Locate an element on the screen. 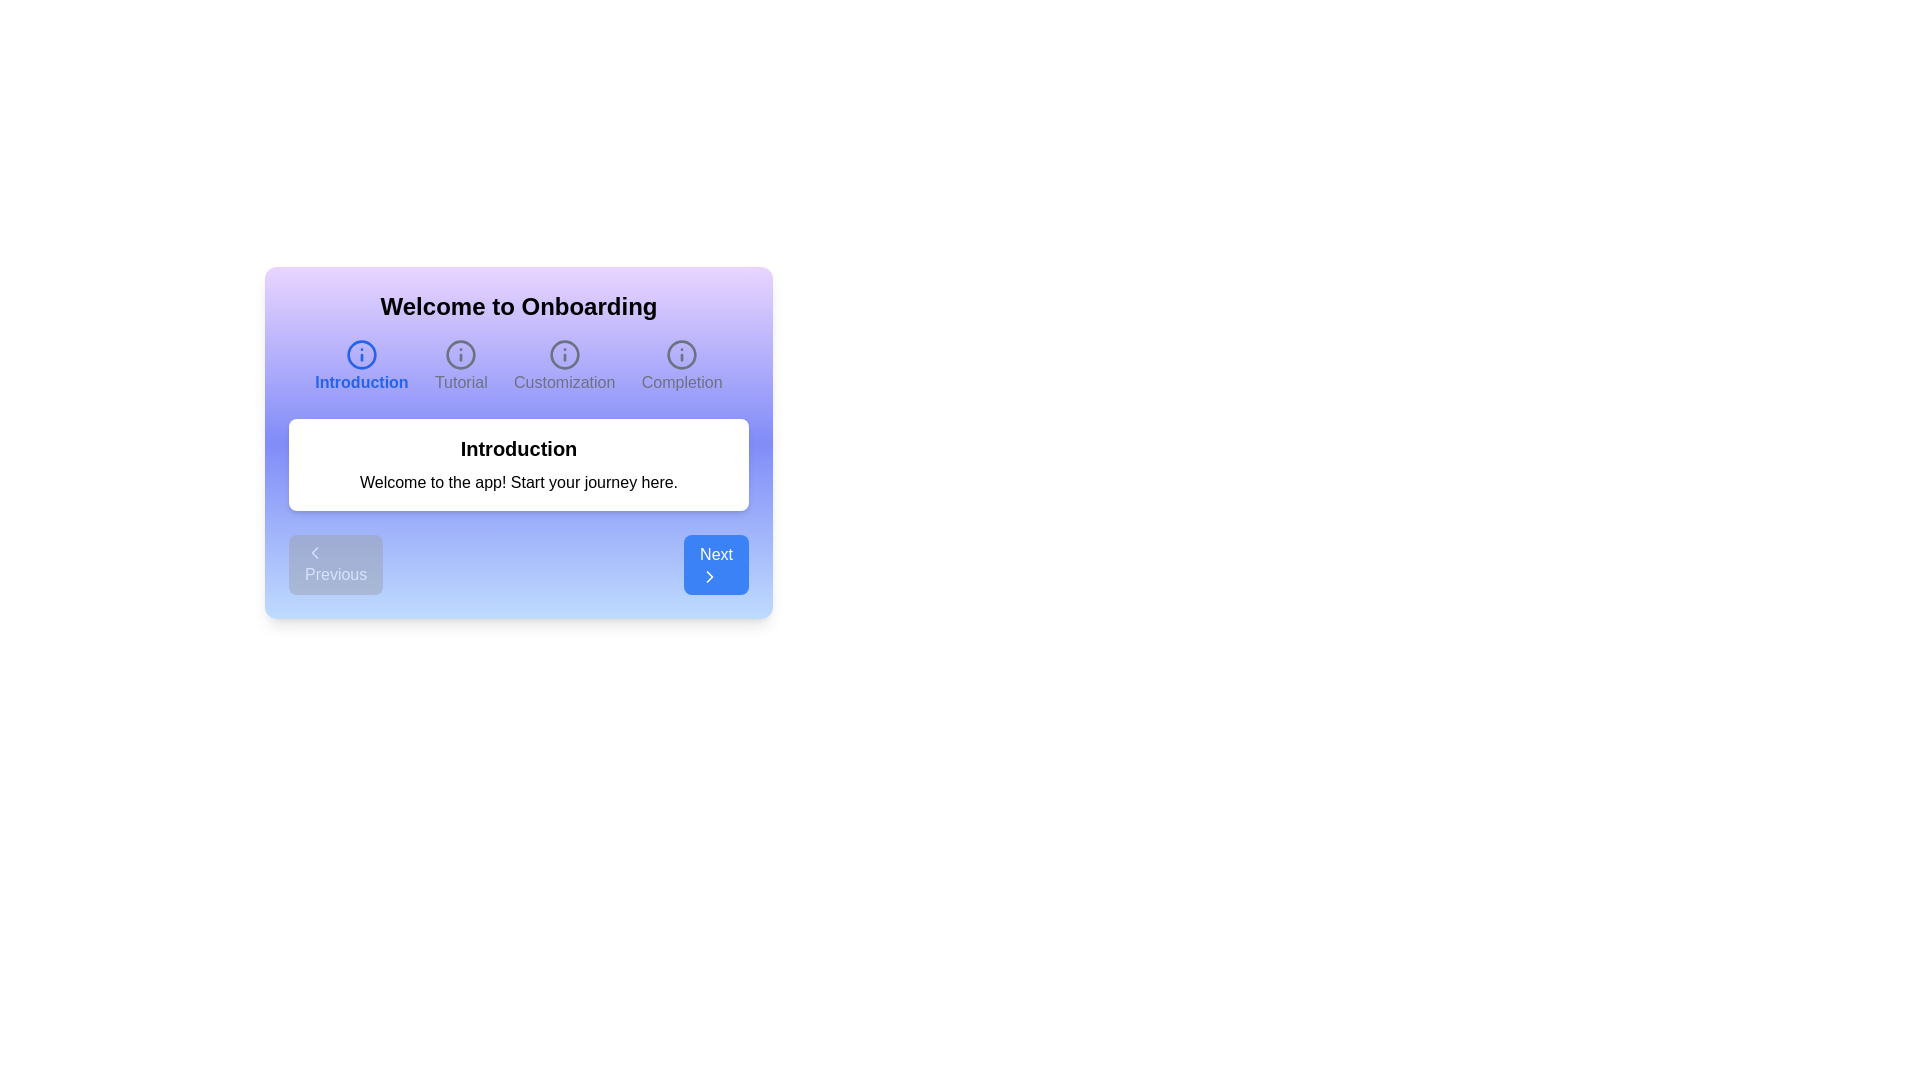 The image size is (1920, 1080). the stepper item labeled 'Customization', which features a circular icon with an 'i' inside and is the third in a series of four navigation indicators is located at coordinates (563, 366).